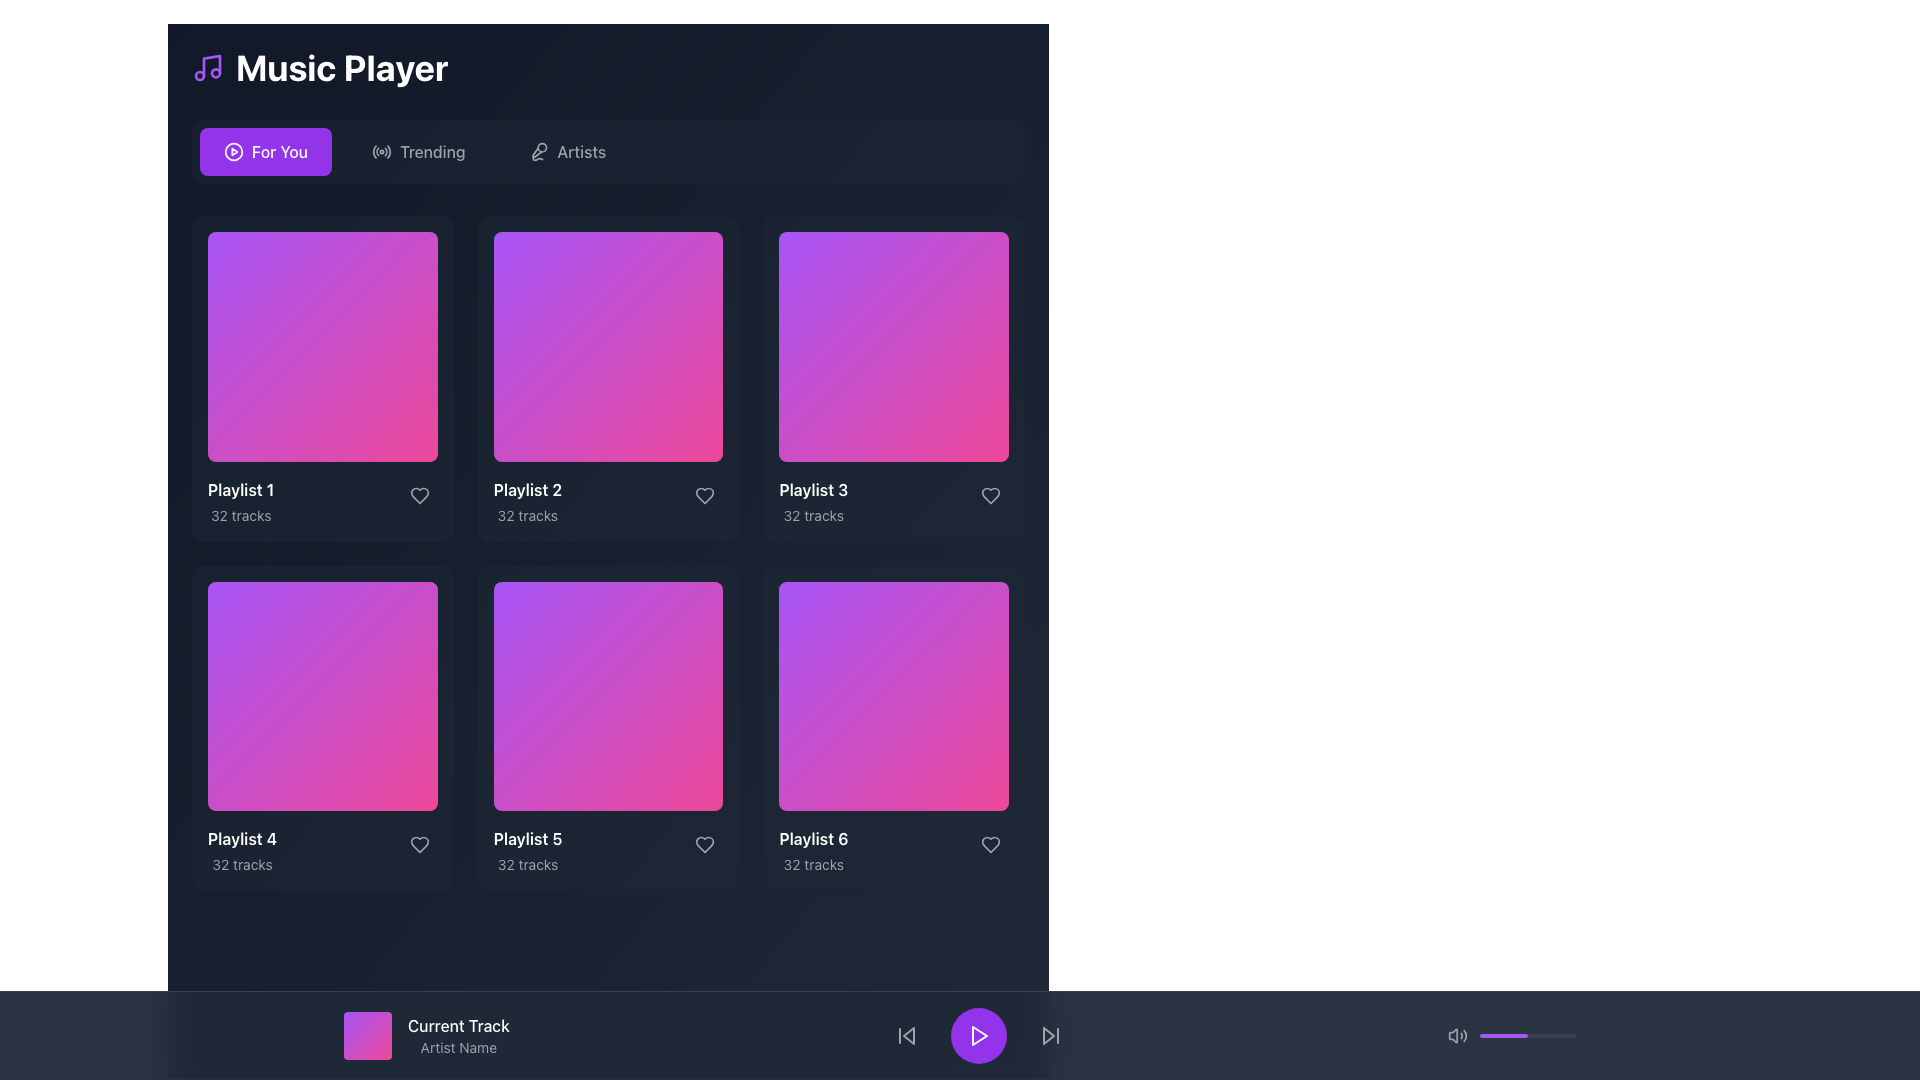 Image resolution: width=1920 pixels, height=1080 pixels. What do you see at coordinates (278, 150) in the screenshot?
I see `the 'For You' label which is styled with medium font weight and positioned inside a purple button at the top-left corner of the interface` at bounding box center [278, 150].